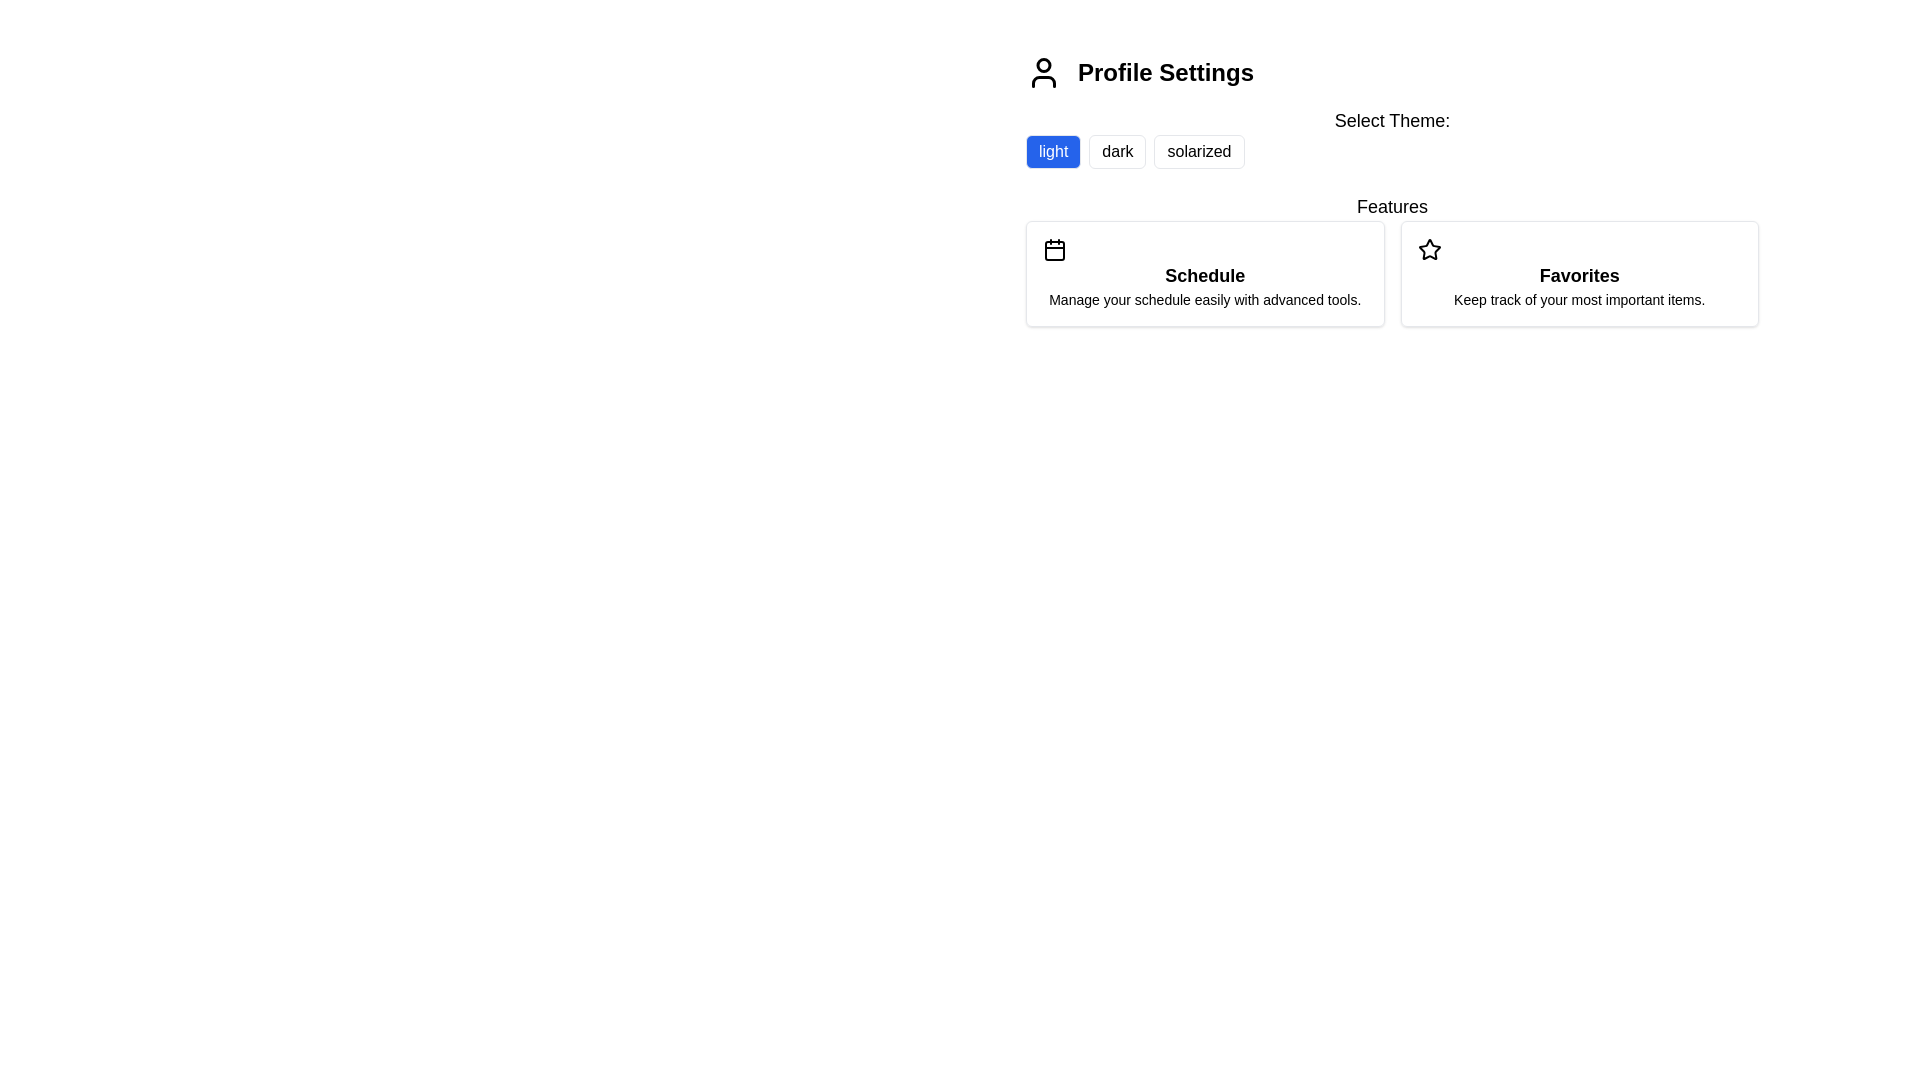 The image size is (1920, 1080). What do you see at coordinates (1117, 150) in the screenshot?
I see `the 'dark' button, which is a rectangular button with a bold black label on a white background and a thin gray border, located beneath the 'Select Theme:' heading` at bounding box center [1117, 150].